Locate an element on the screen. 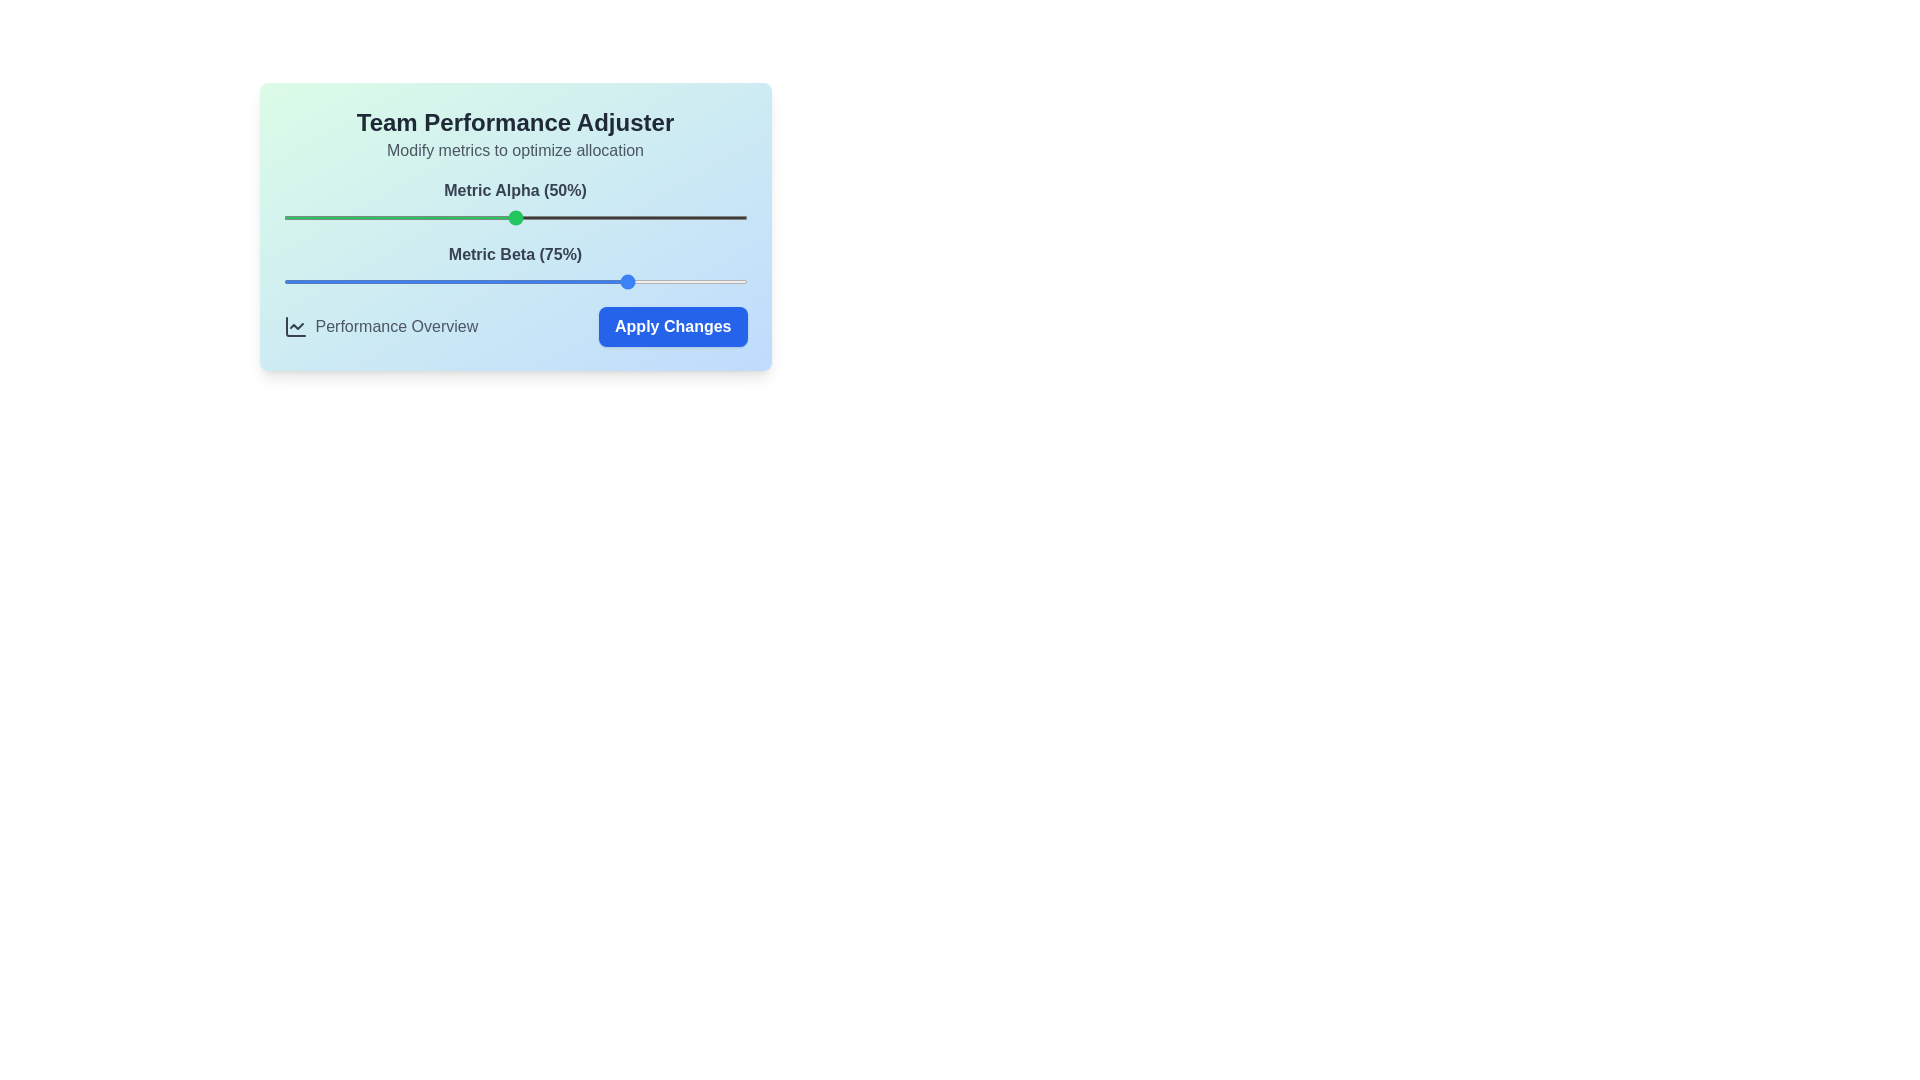  the Metric Alpha slider to set its value to 77 is located at coordinates (640, 218).